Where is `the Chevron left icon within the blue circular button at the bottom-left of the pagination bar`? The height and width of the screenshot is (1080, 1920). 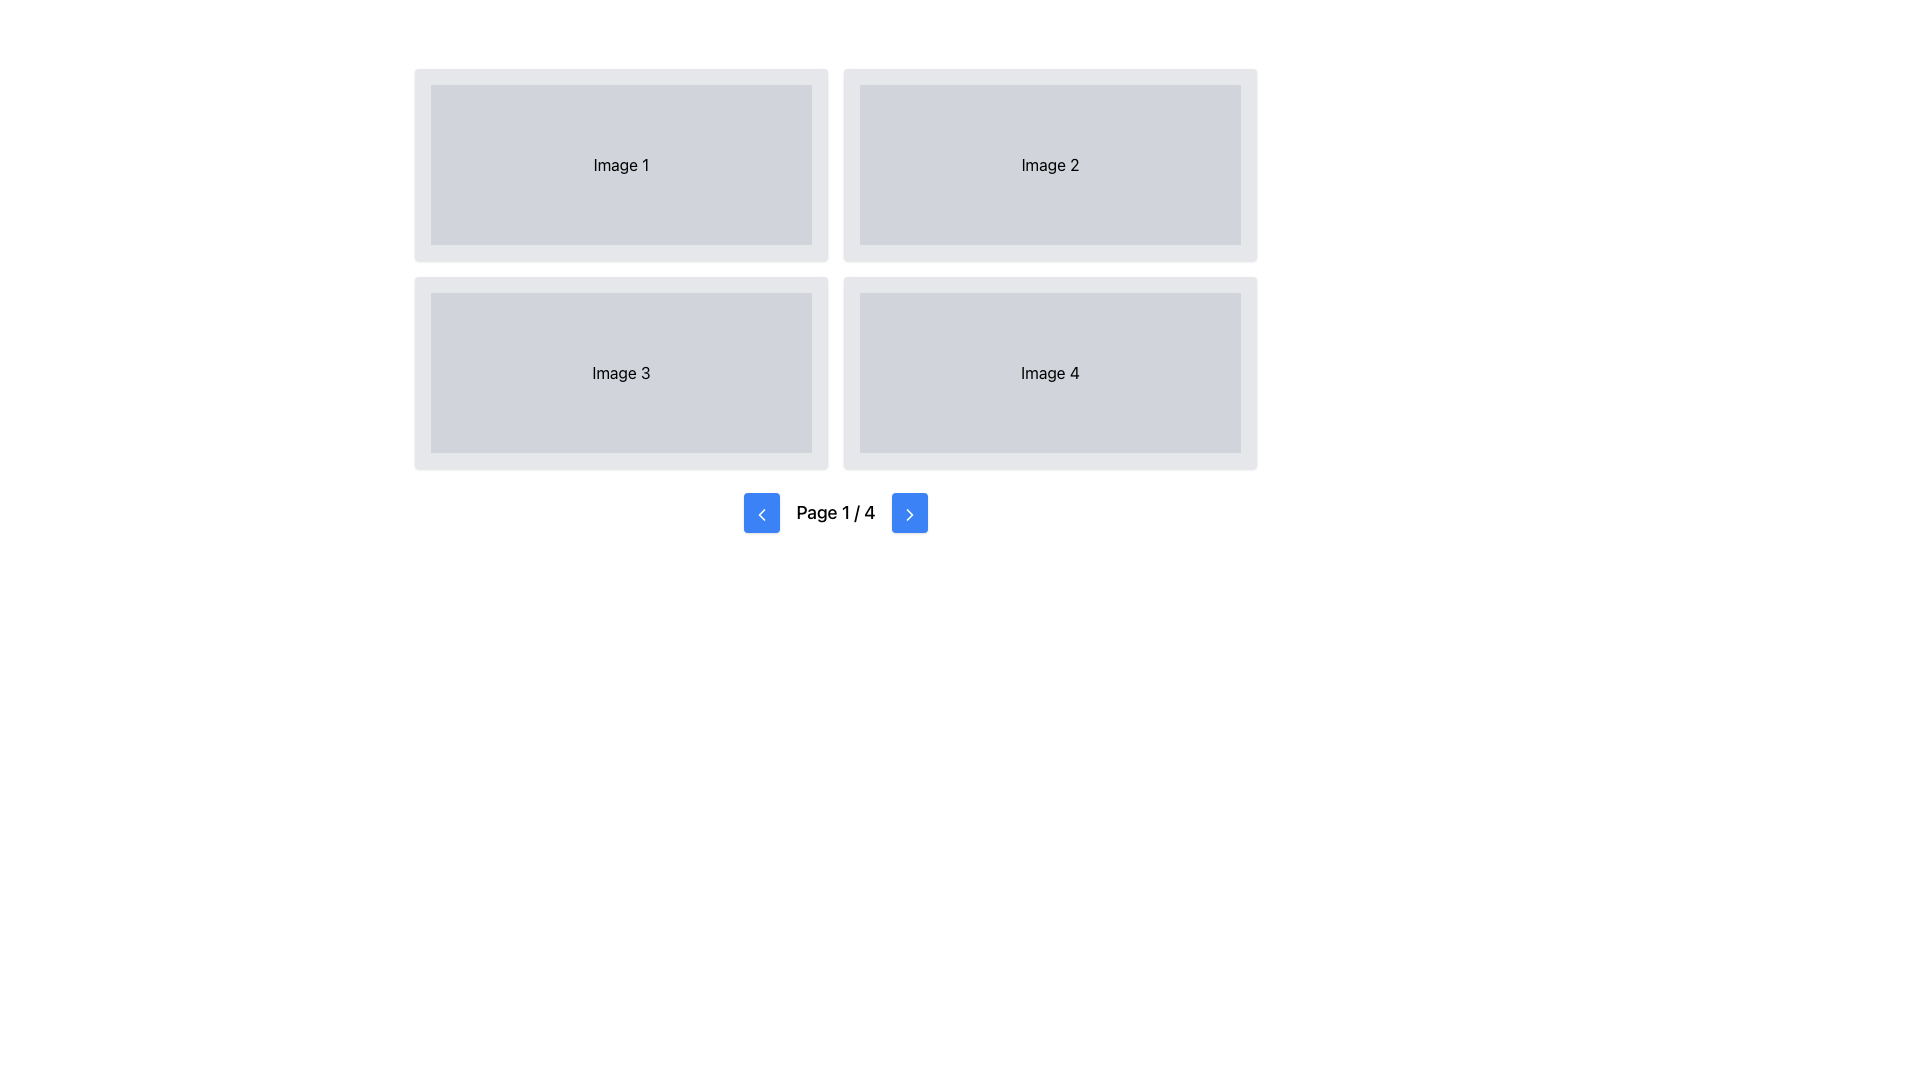 the Chevron left icon within the blue circular button at the bottom-left of the pagination bar is located at coordinates (761, 513).